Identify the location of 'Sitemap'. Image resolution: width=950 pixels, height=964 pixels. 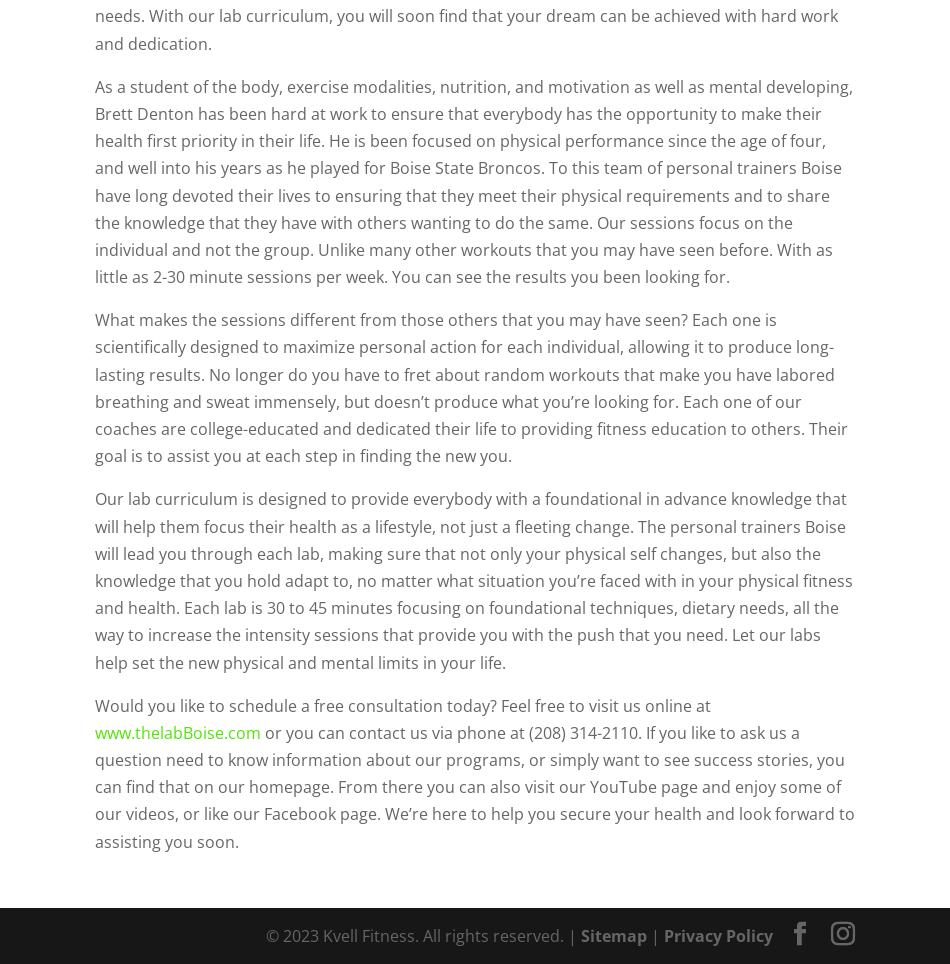
(613, 934).